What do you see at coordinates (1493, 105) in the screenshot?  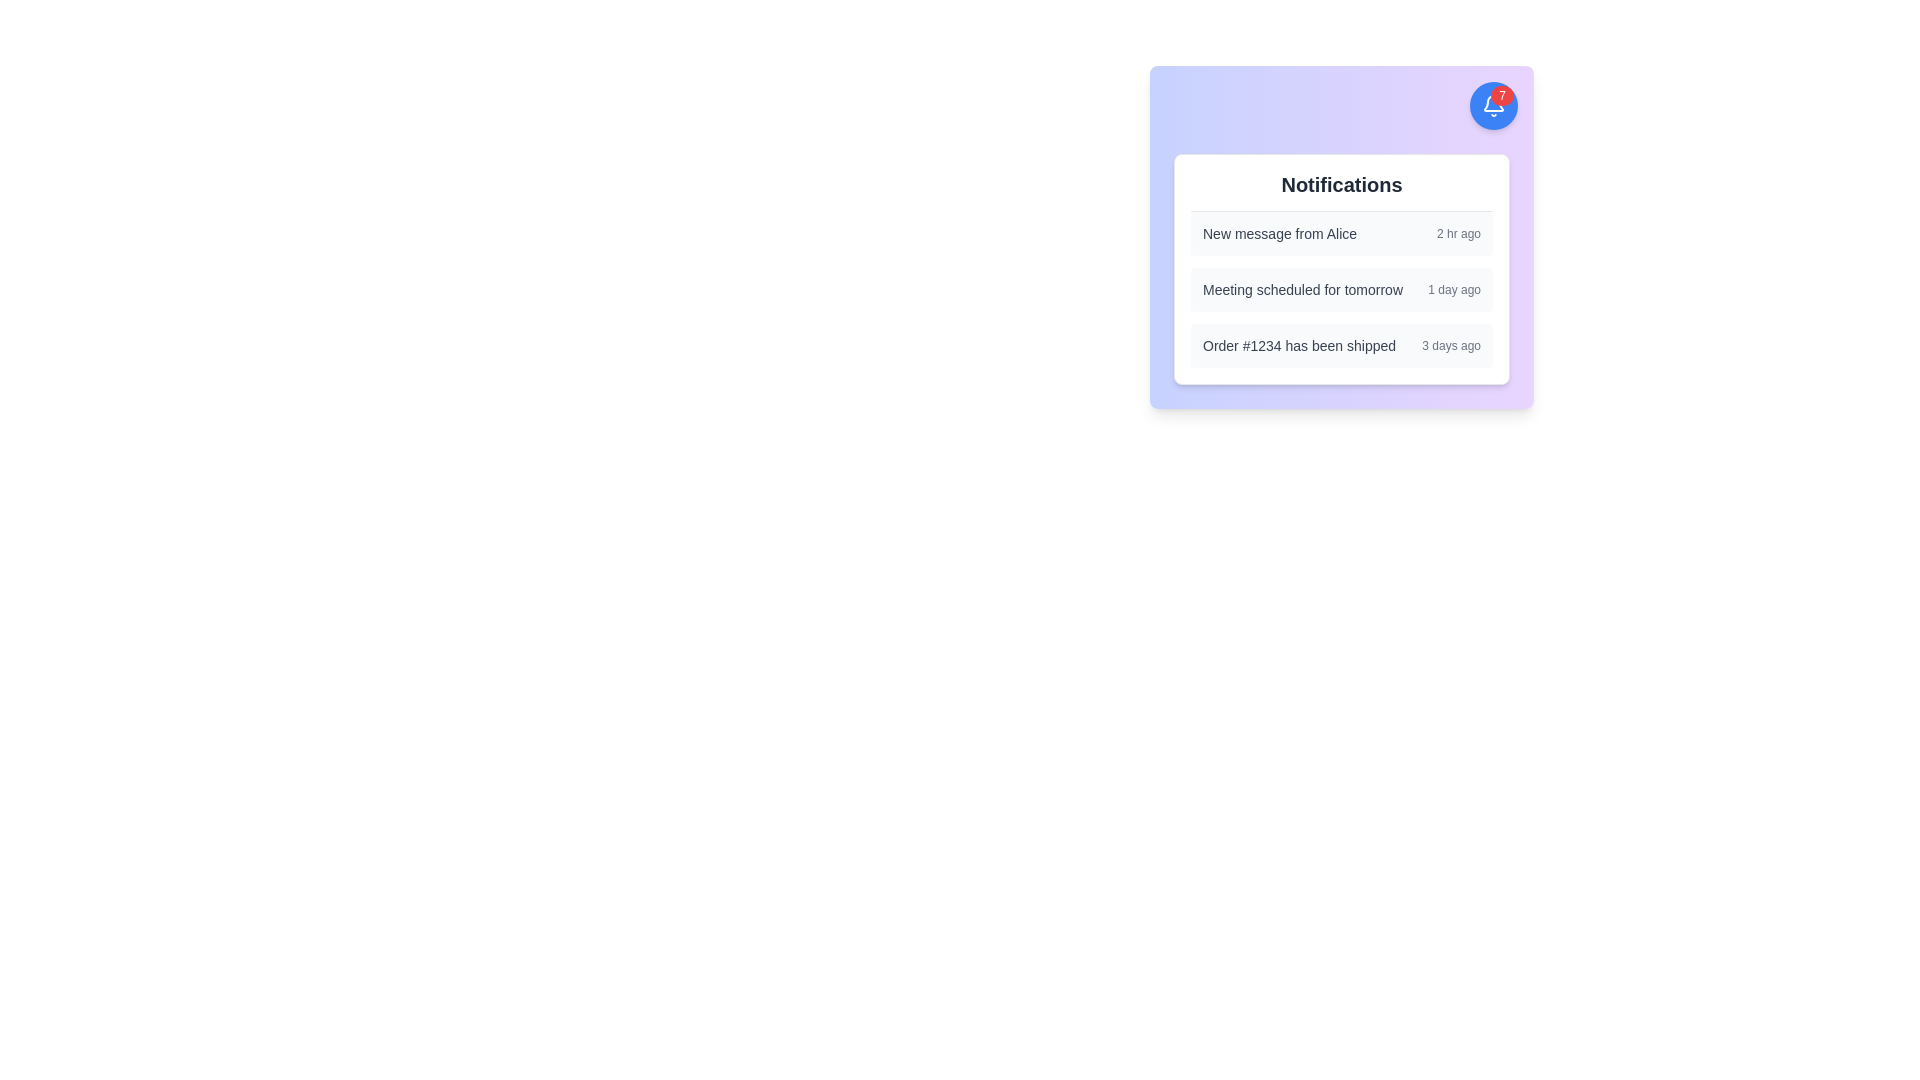 I see `the bell notification icon` at bounding box center [1493, 105].